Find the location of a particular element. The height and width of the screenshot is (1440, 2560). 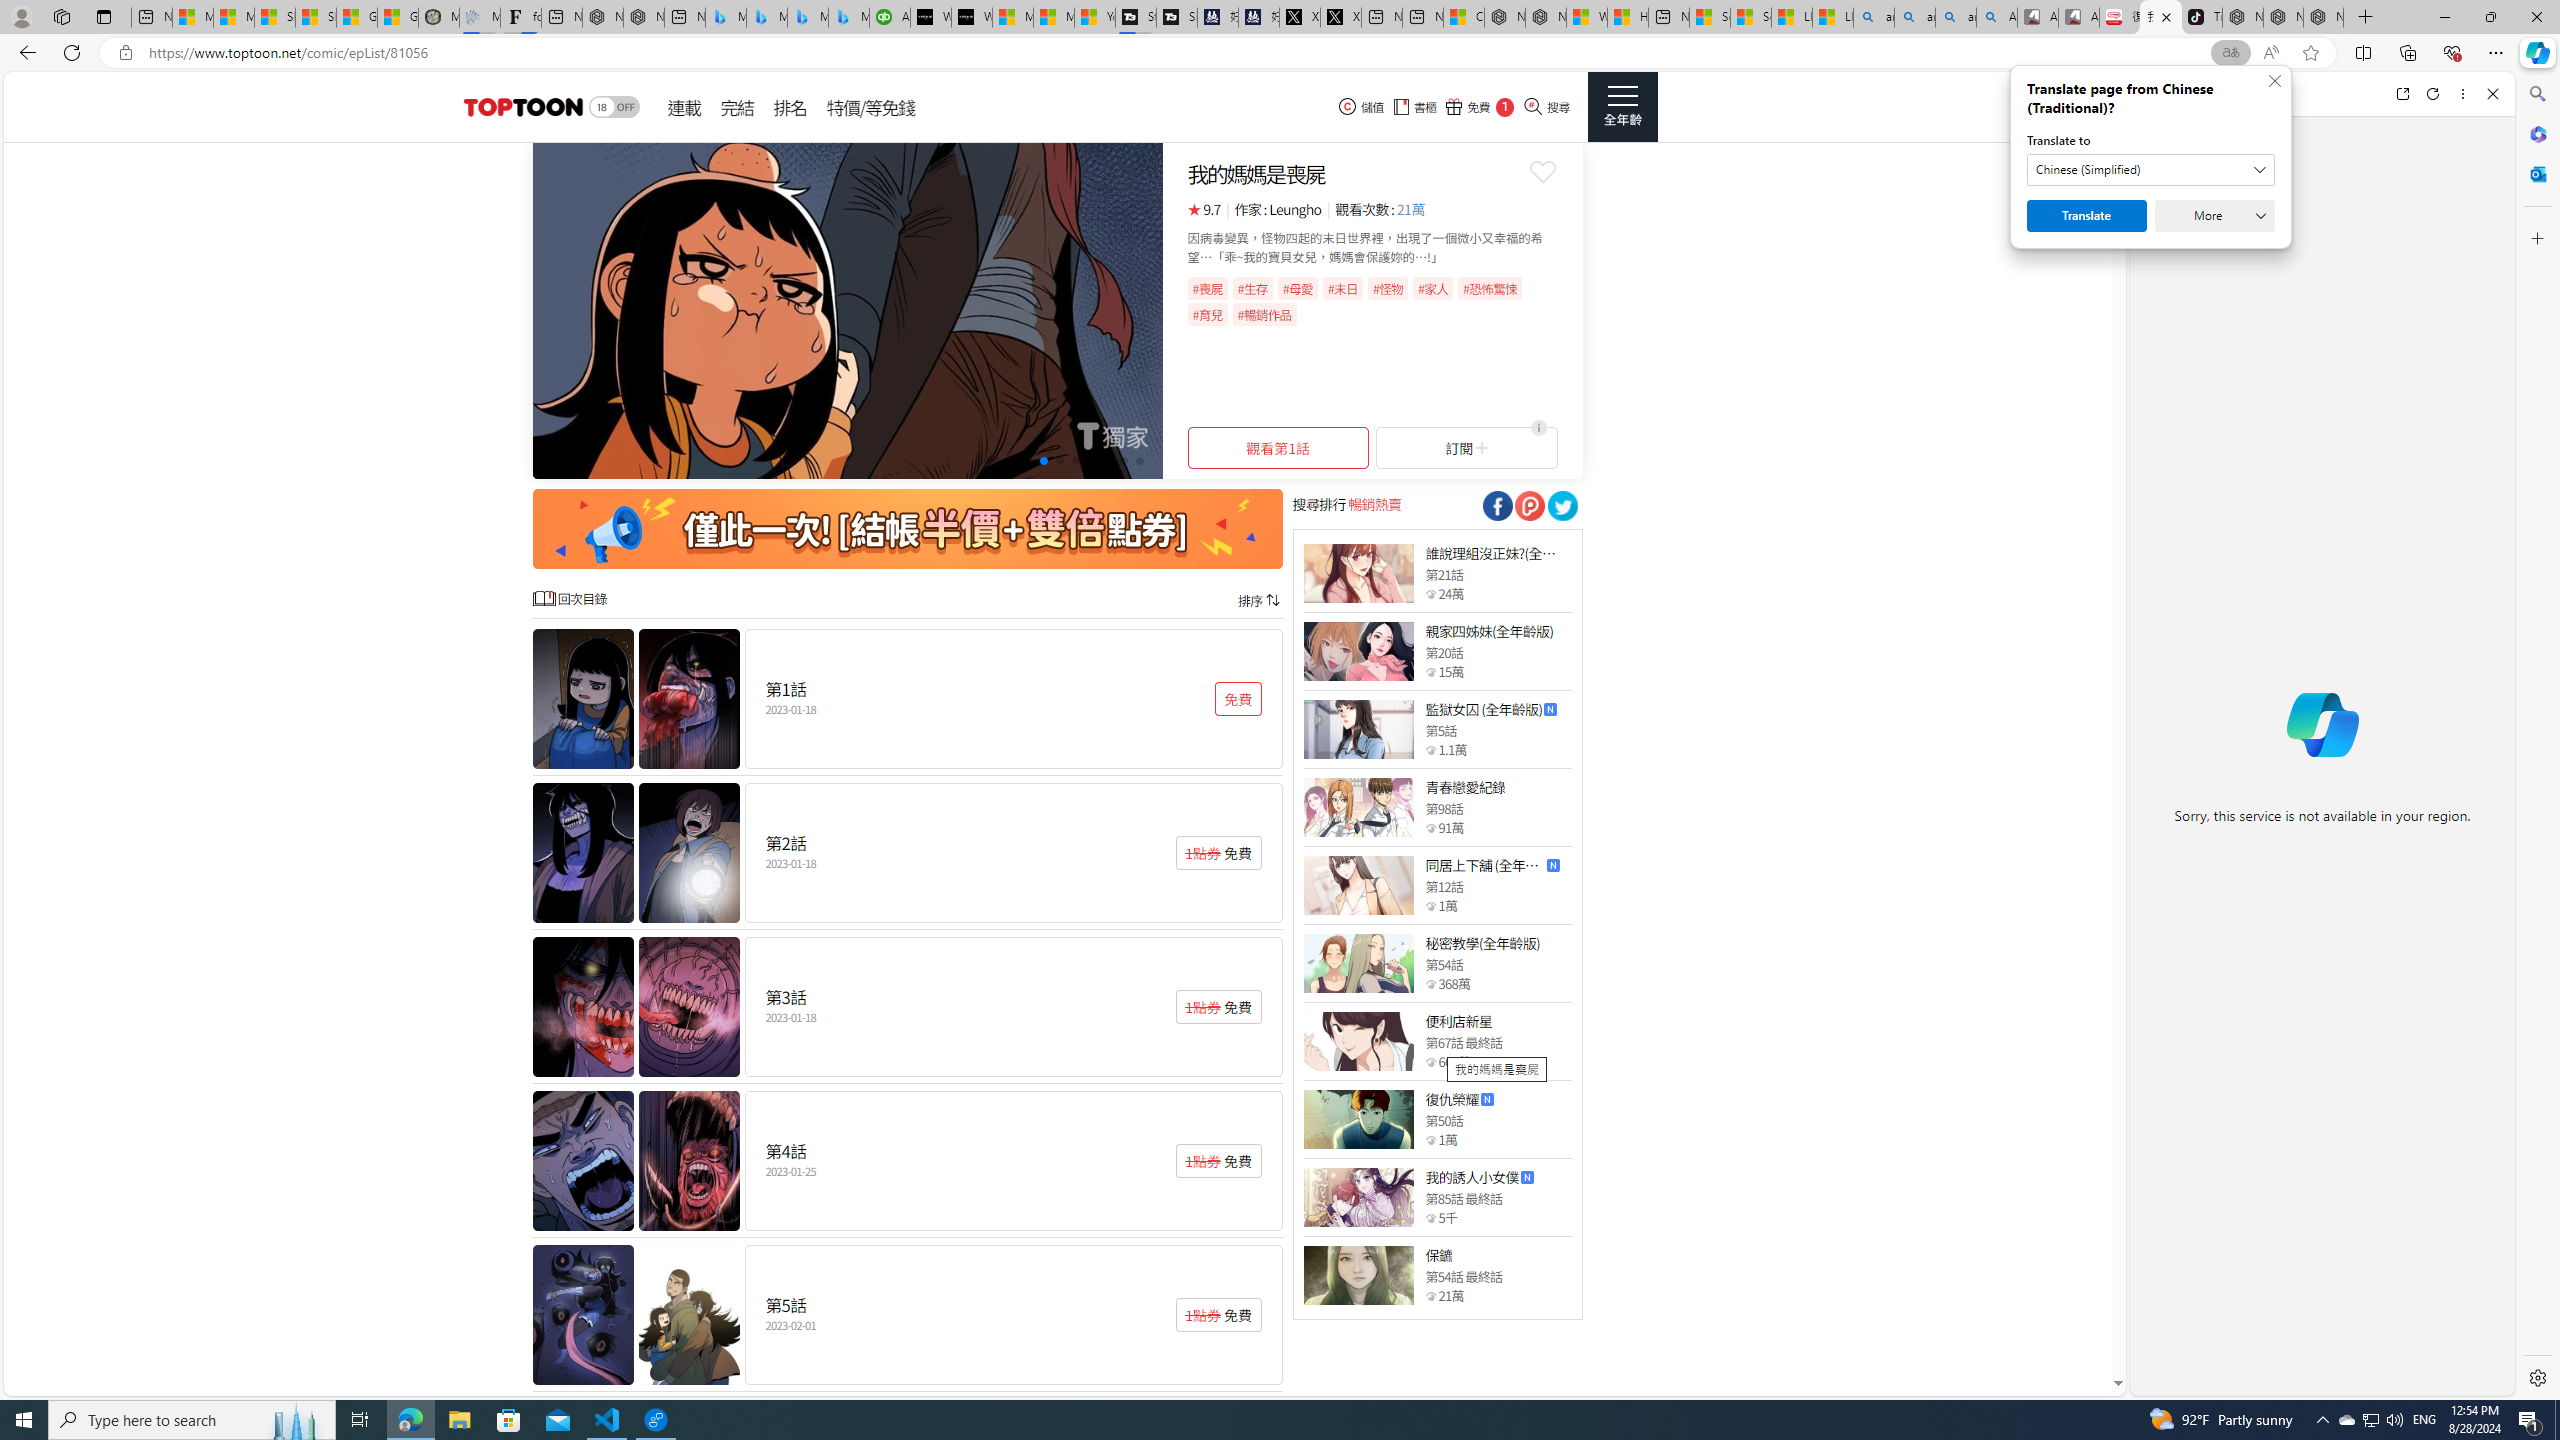

'Huge shark washes ashore at New York City beach | Watch' is located at coordinates (1627, 16).